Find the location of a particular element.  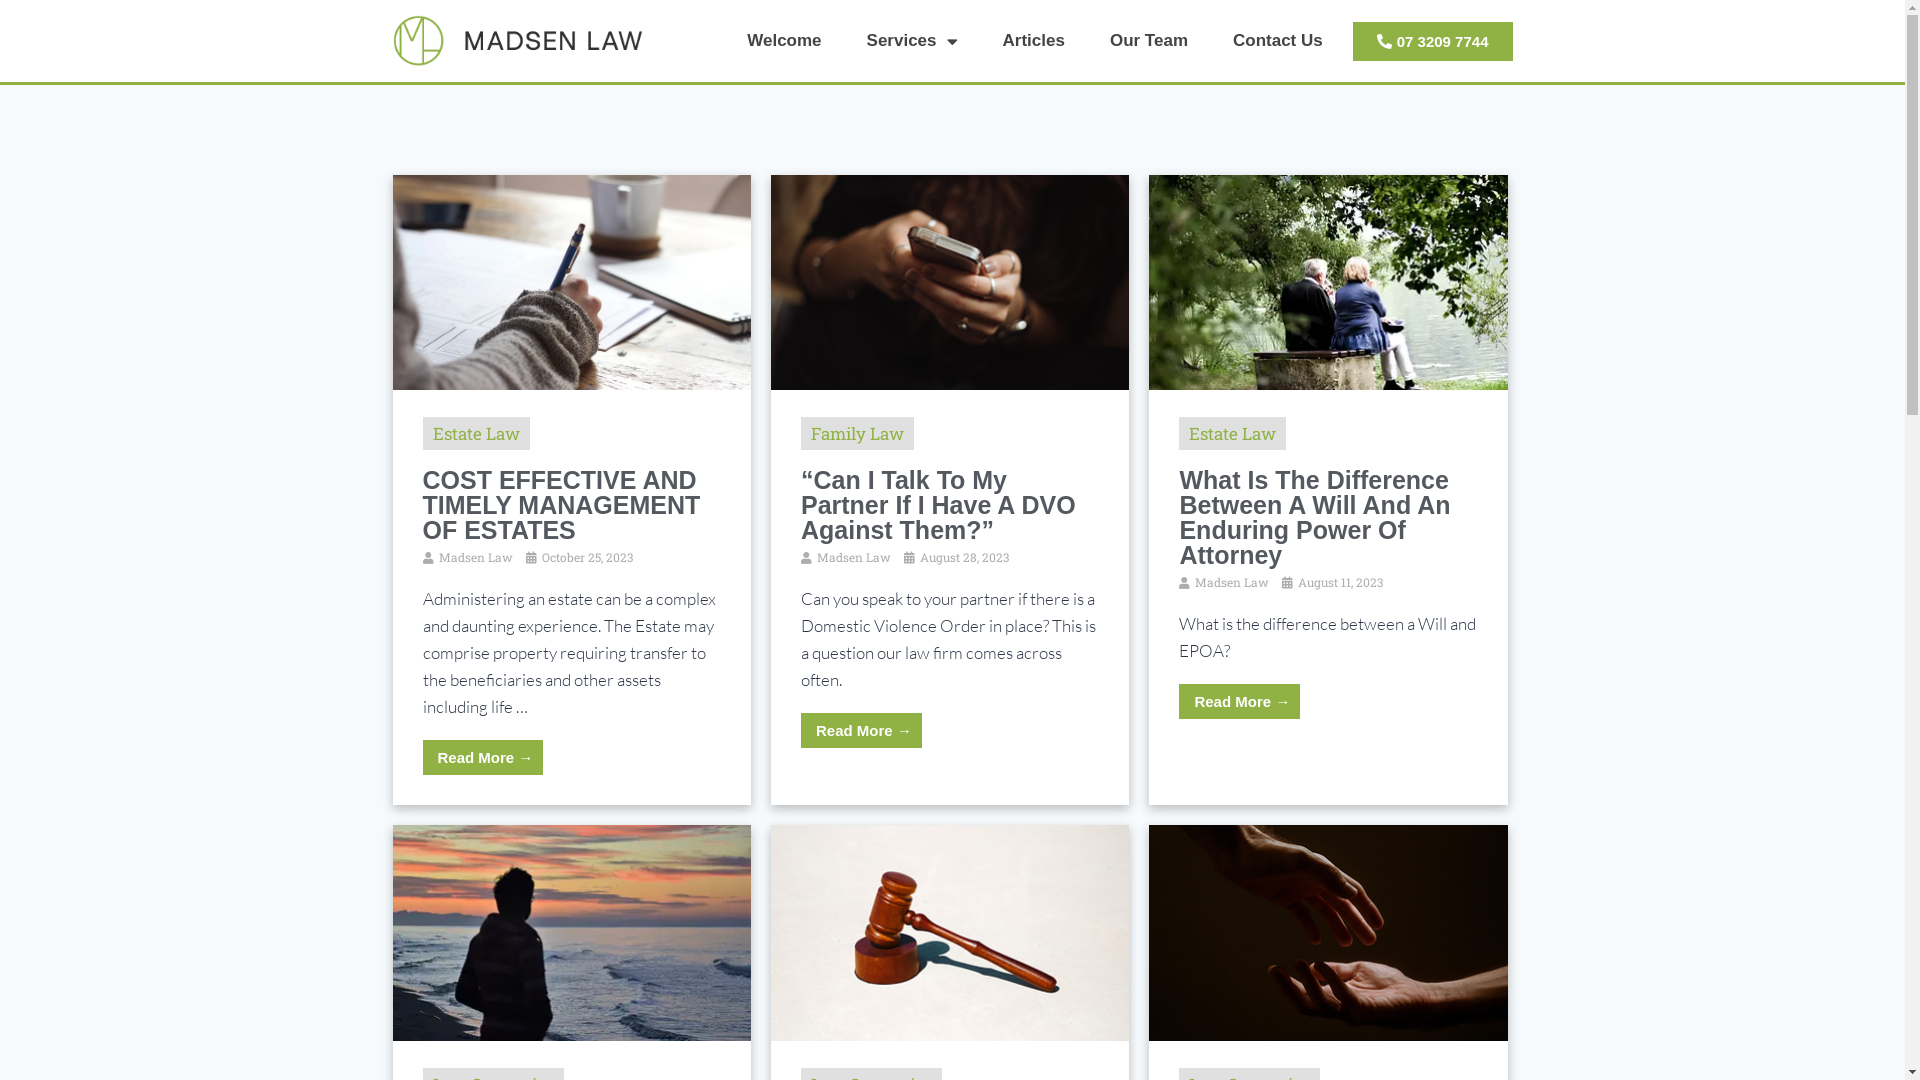

'07 3209 7744' is located at coordinates (1432, 41).